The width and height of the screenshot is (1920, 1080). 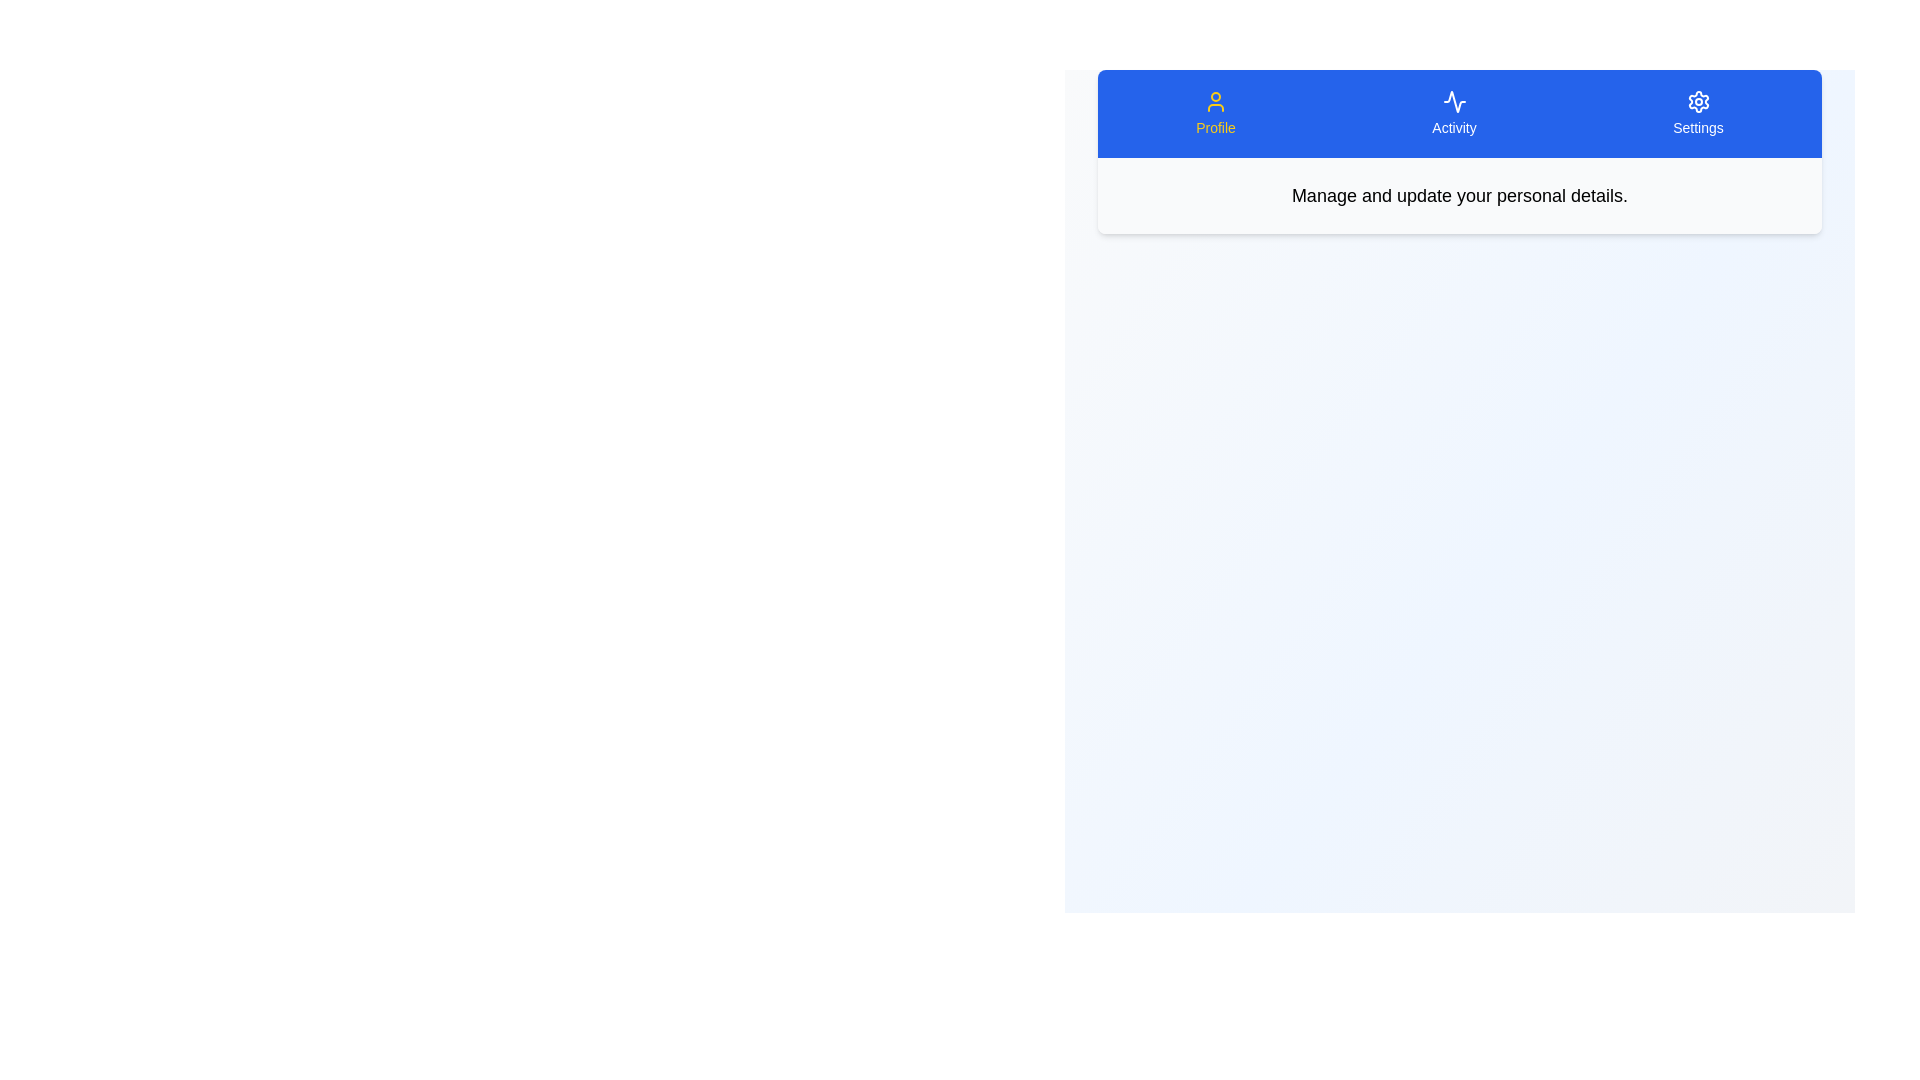 I want to click on the tab labeled Activity, so click(x=1454, y=114).